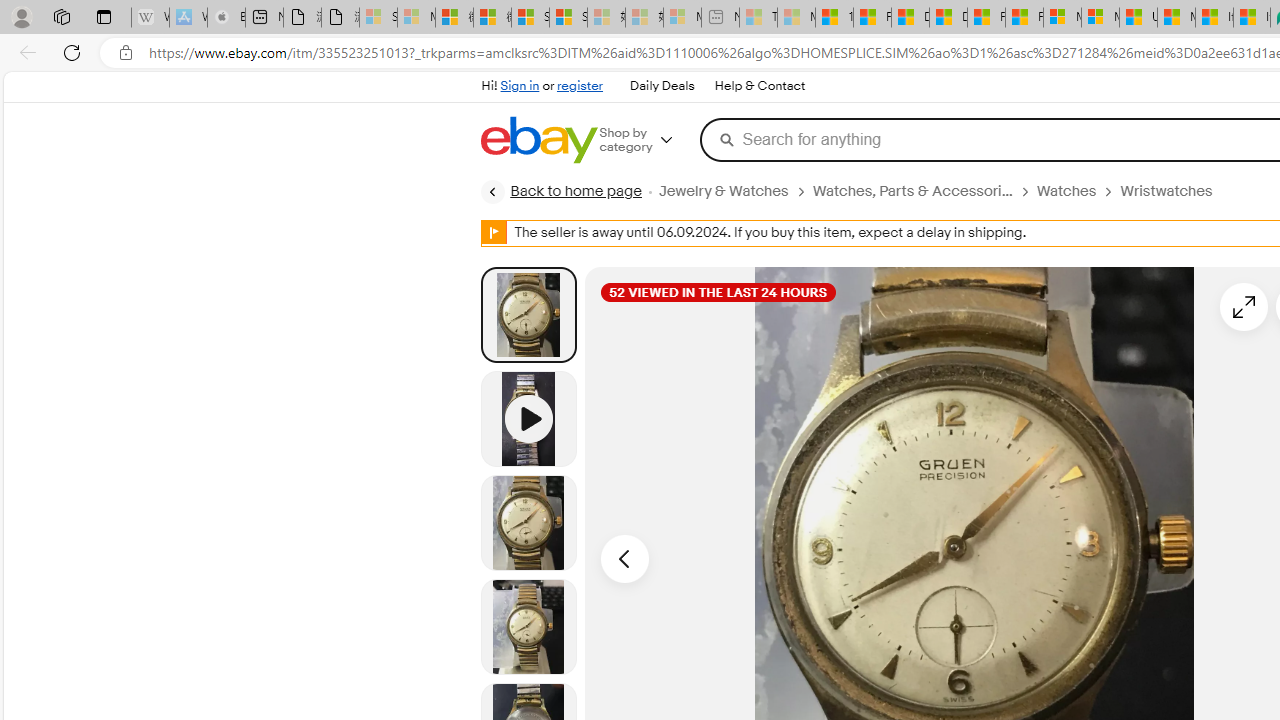 This screenshot has width=1280, height=720. I want to click on 'Sign in to your Microsoft account - Sleeping', so click(378, 17).